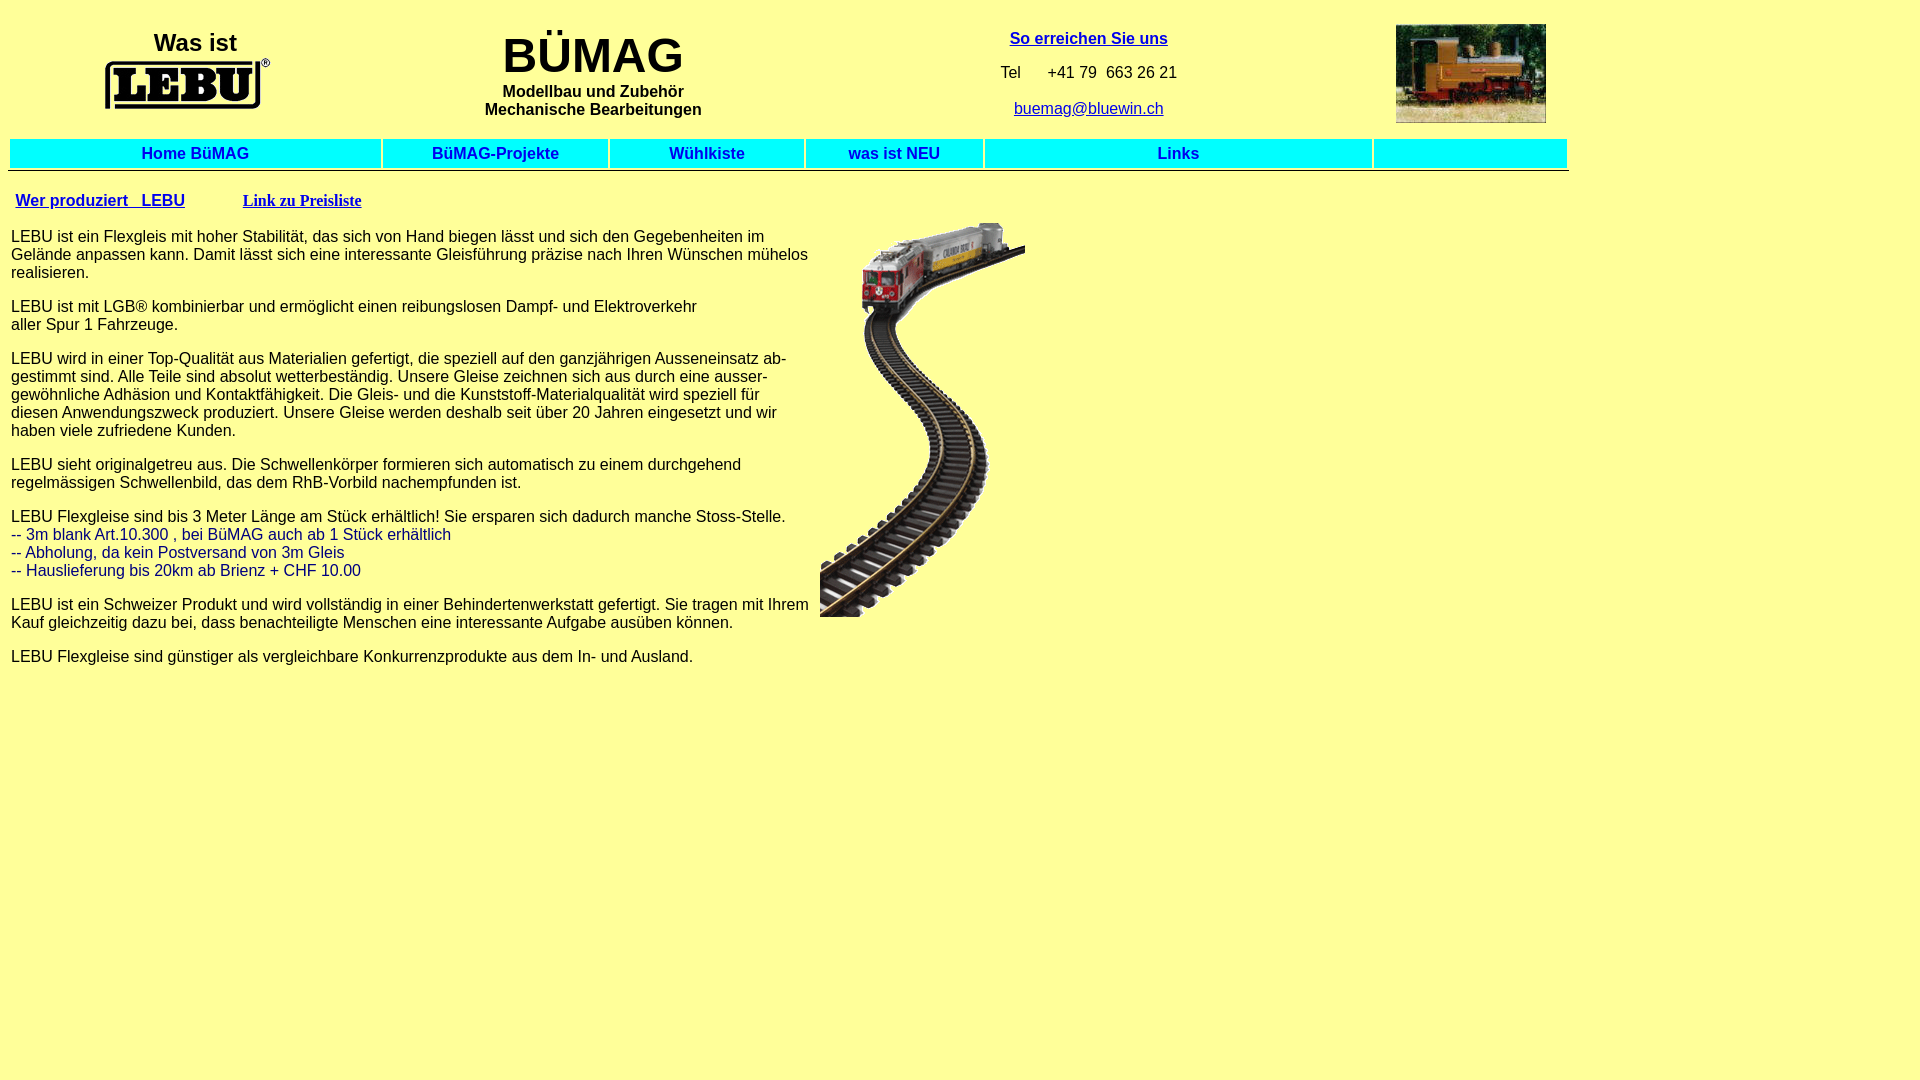 The image size is (1920, 1080). Describe the element at coordinates (14, 200) in the screenshot. I see `'Wer produziert   LEBU'` at that location.